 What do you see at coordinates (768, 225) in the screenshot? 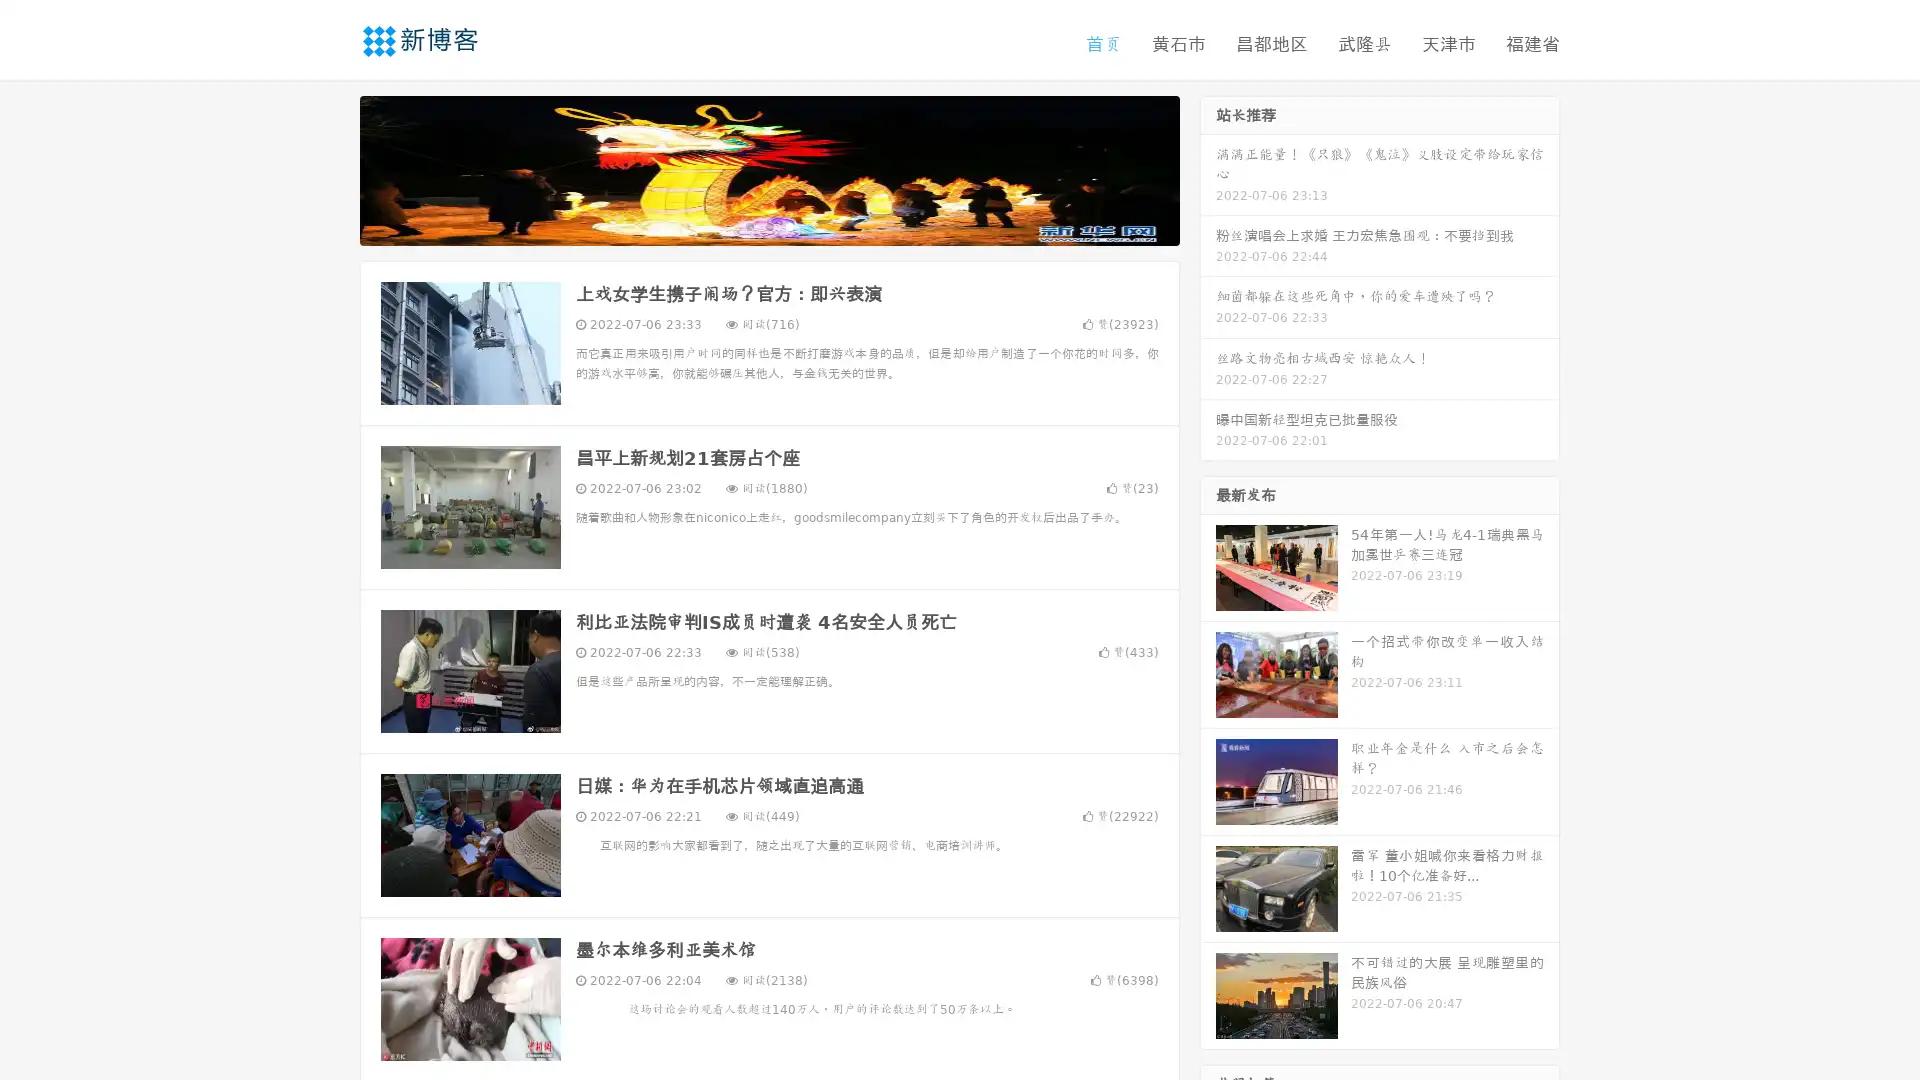
I see `Go to slide 2` at bounding box center [768, 225].